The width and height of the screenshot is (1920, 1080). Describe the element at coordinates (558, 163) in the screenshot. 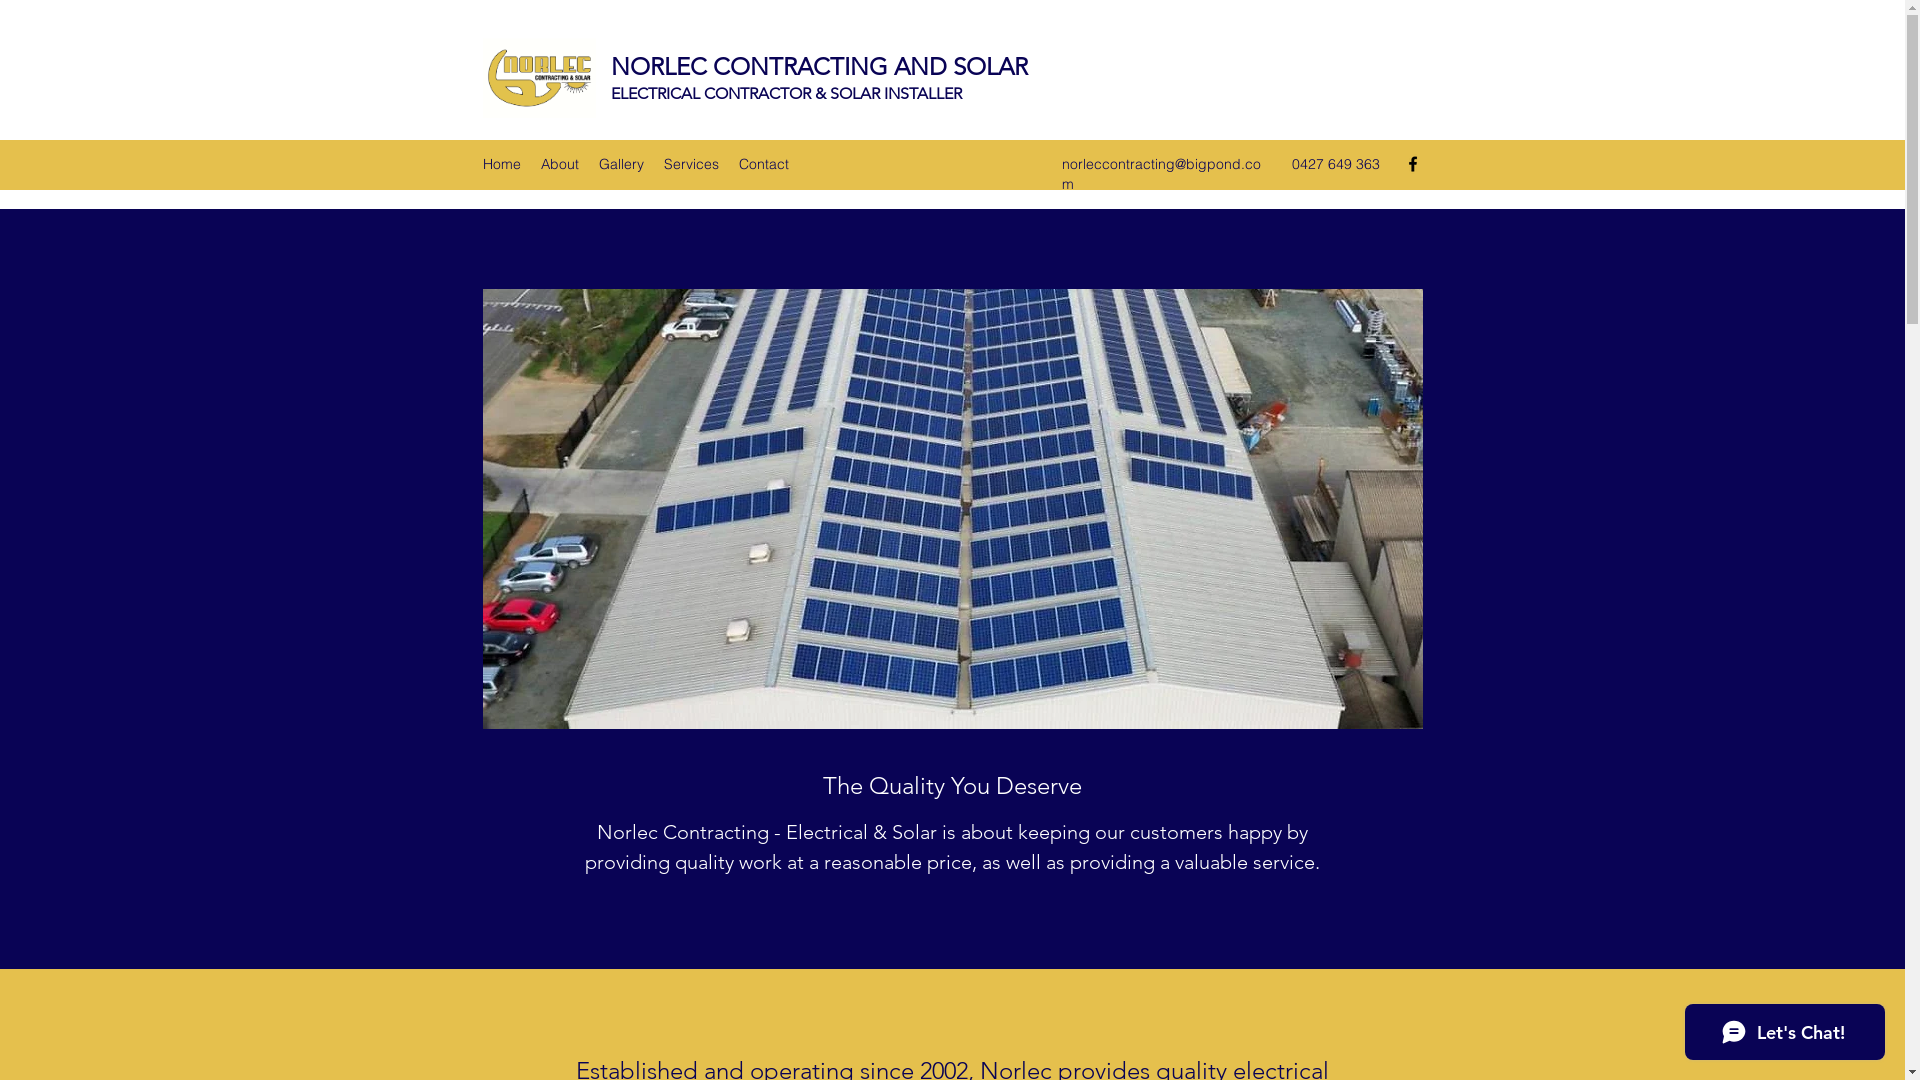

I see `'About'` at that location.